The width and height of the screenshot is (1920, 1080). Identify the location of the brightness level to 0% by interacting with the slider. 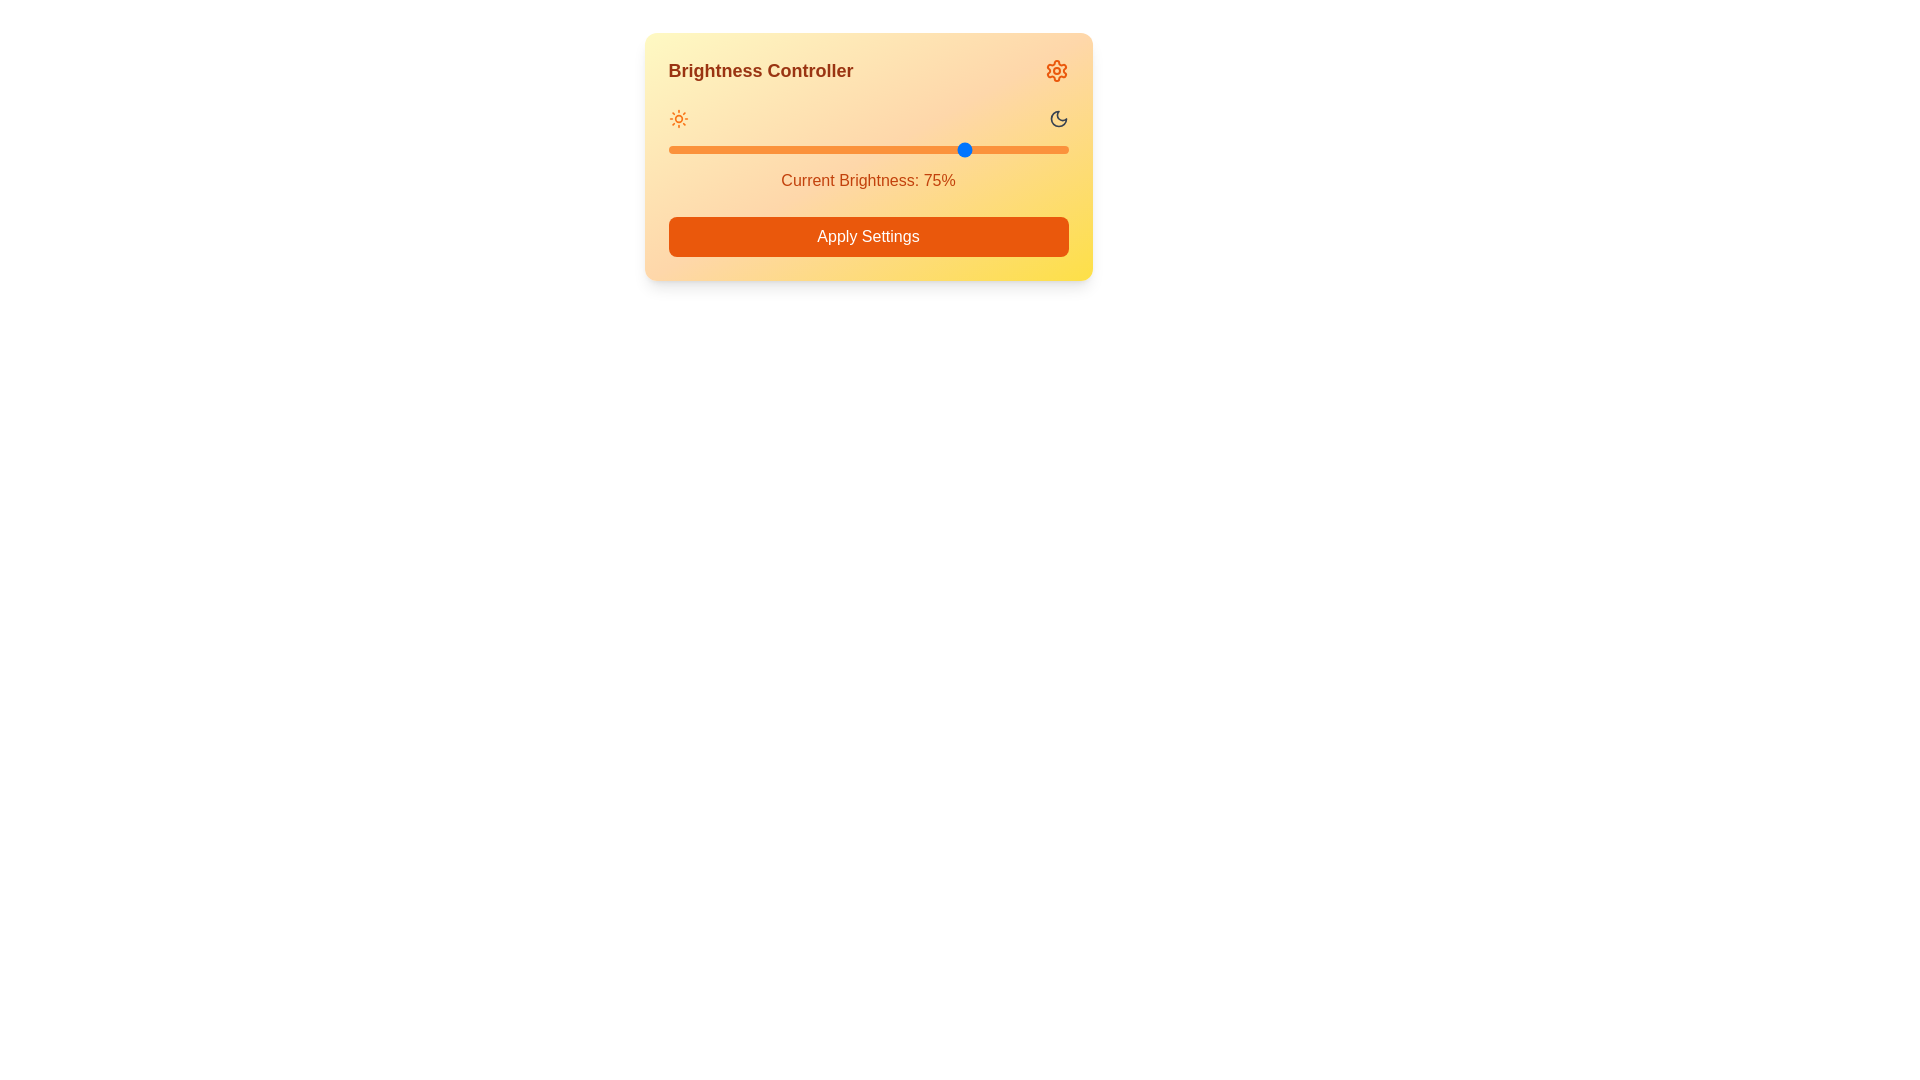
(668, 149).